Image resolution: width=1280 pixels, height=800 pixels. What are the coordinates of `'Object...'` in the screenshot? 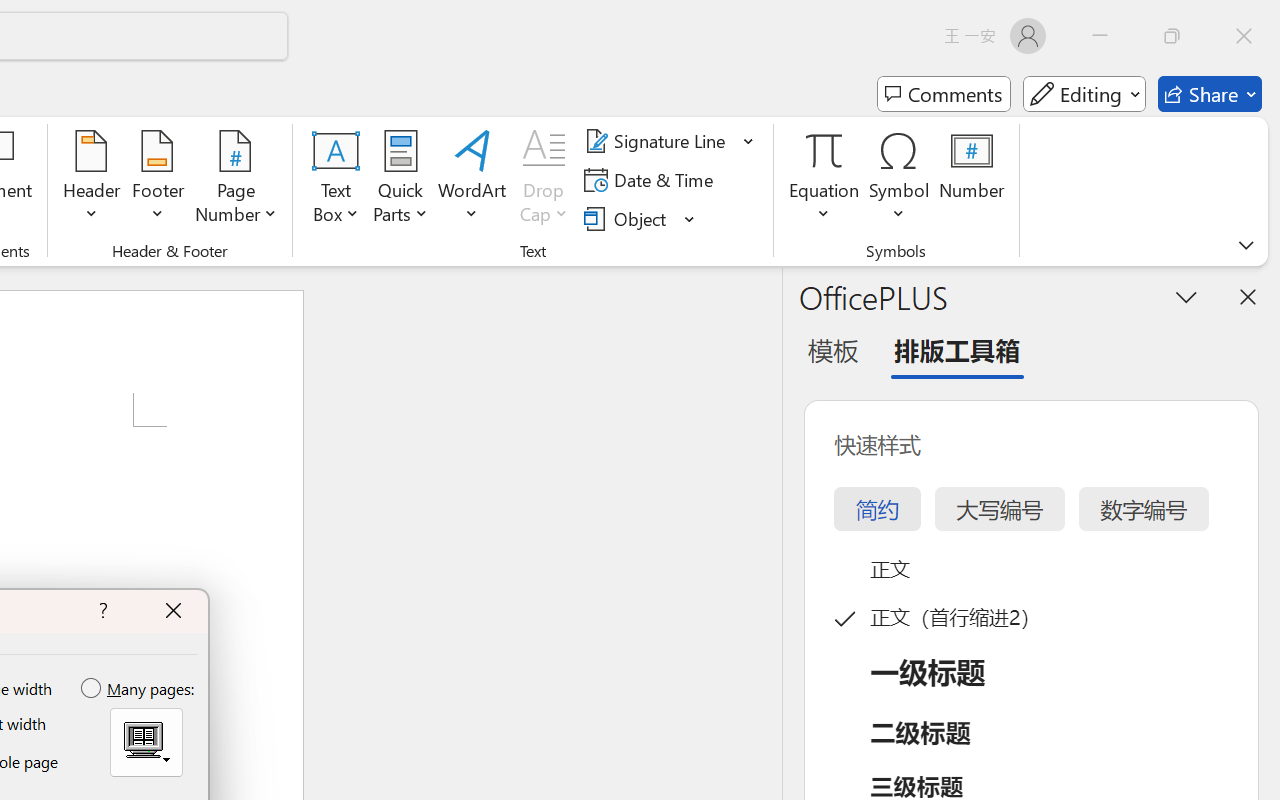 It's located at (640, 218).